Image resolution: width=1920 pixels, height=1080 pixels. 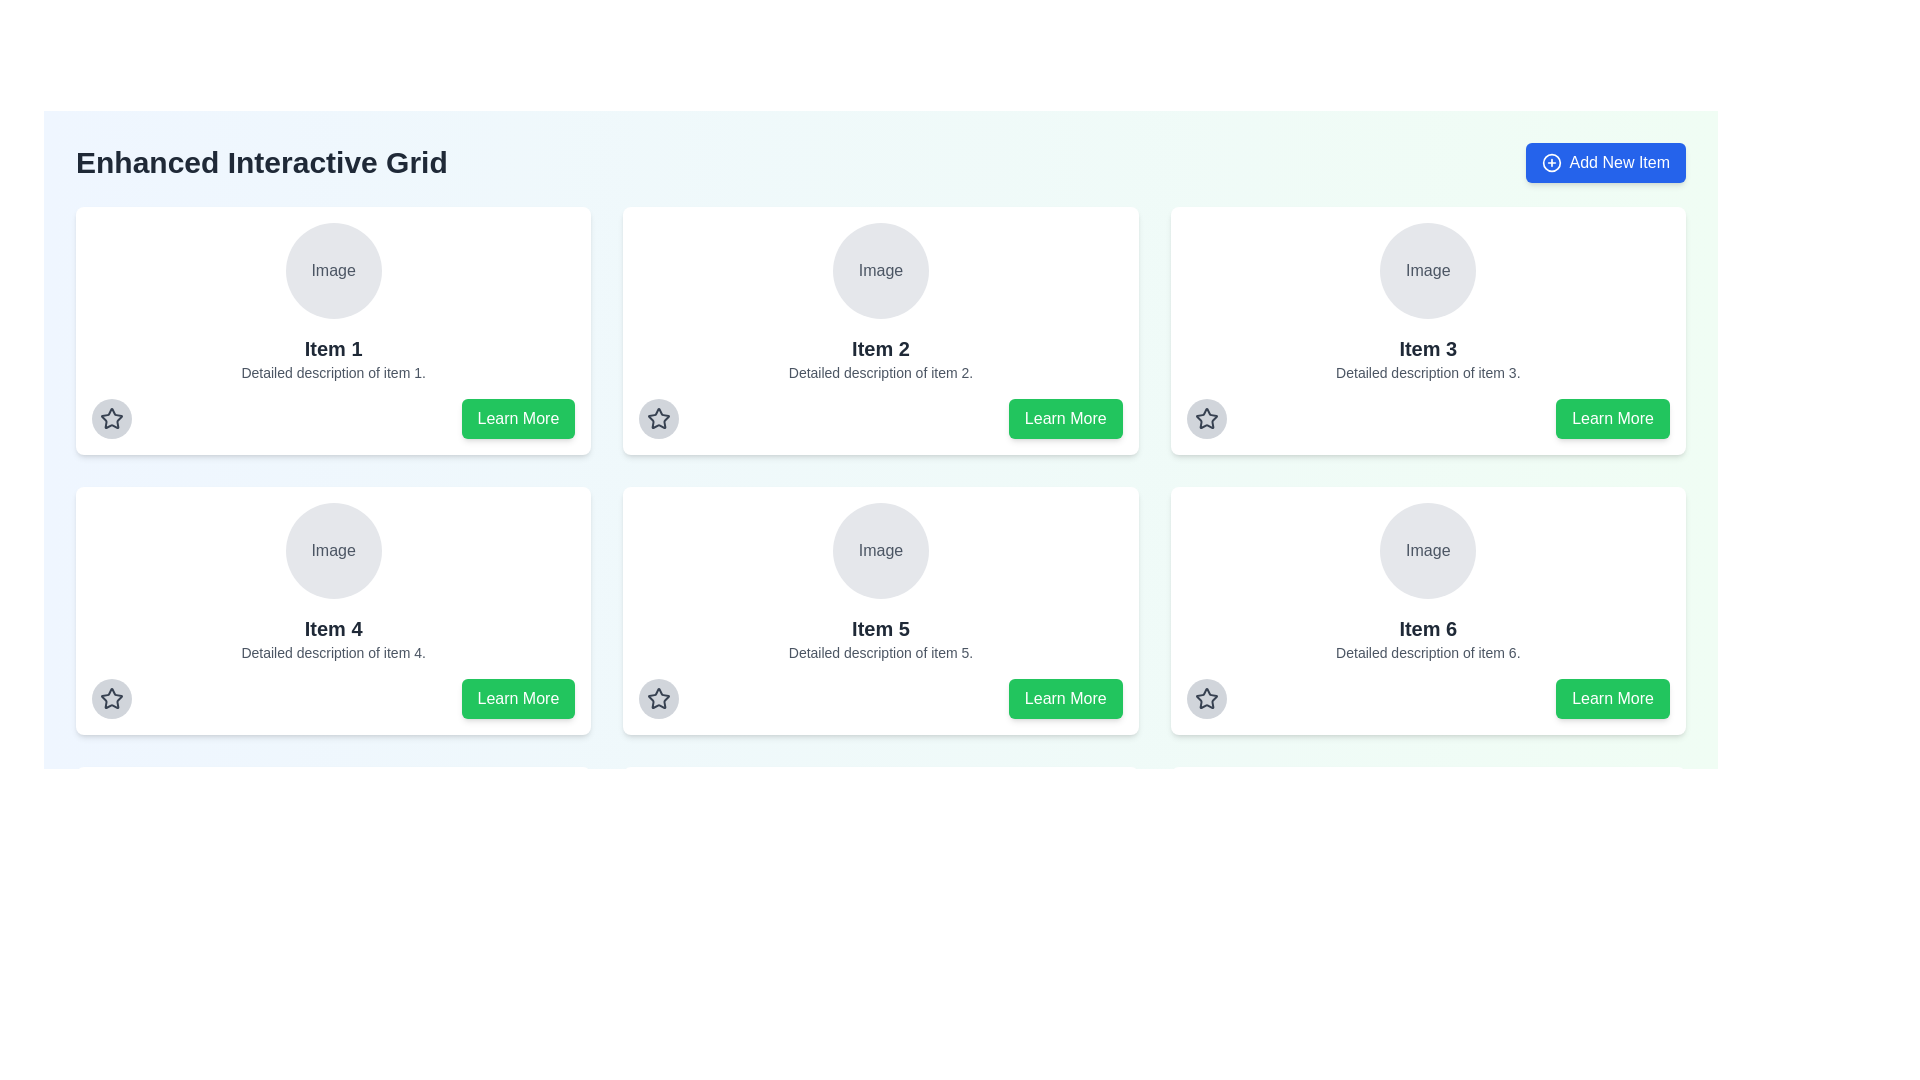 What do you see at coordinates (1205, 417) in the screenshot?
I see `the gray star-shaped icon to mark or unmark the item next to 'Item 3' in the grid interface` at bounding box center [1205, 417].